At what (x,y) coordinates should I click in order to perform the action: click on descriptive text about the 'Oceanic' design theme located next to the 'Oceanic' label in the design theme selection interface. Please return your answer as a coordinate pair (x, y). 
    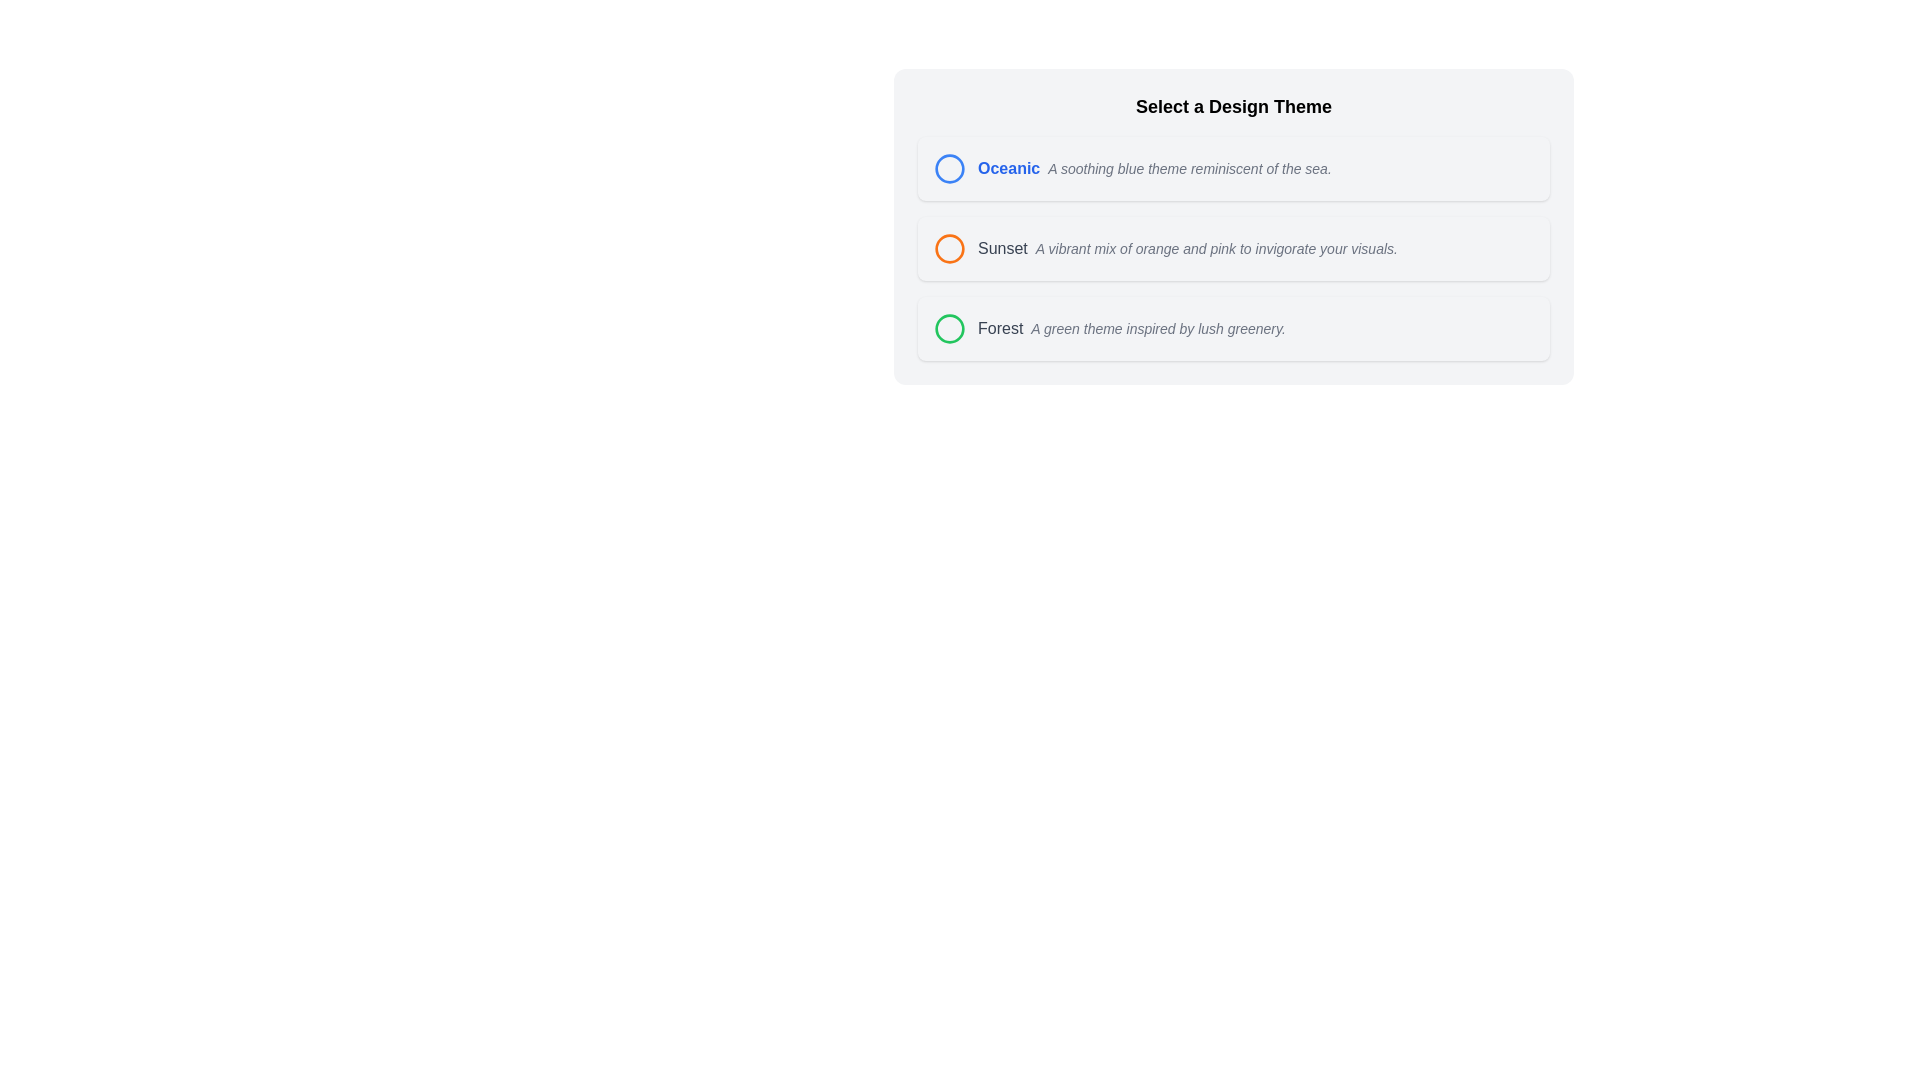
    Looking at the image, I should click on (1190, 168).